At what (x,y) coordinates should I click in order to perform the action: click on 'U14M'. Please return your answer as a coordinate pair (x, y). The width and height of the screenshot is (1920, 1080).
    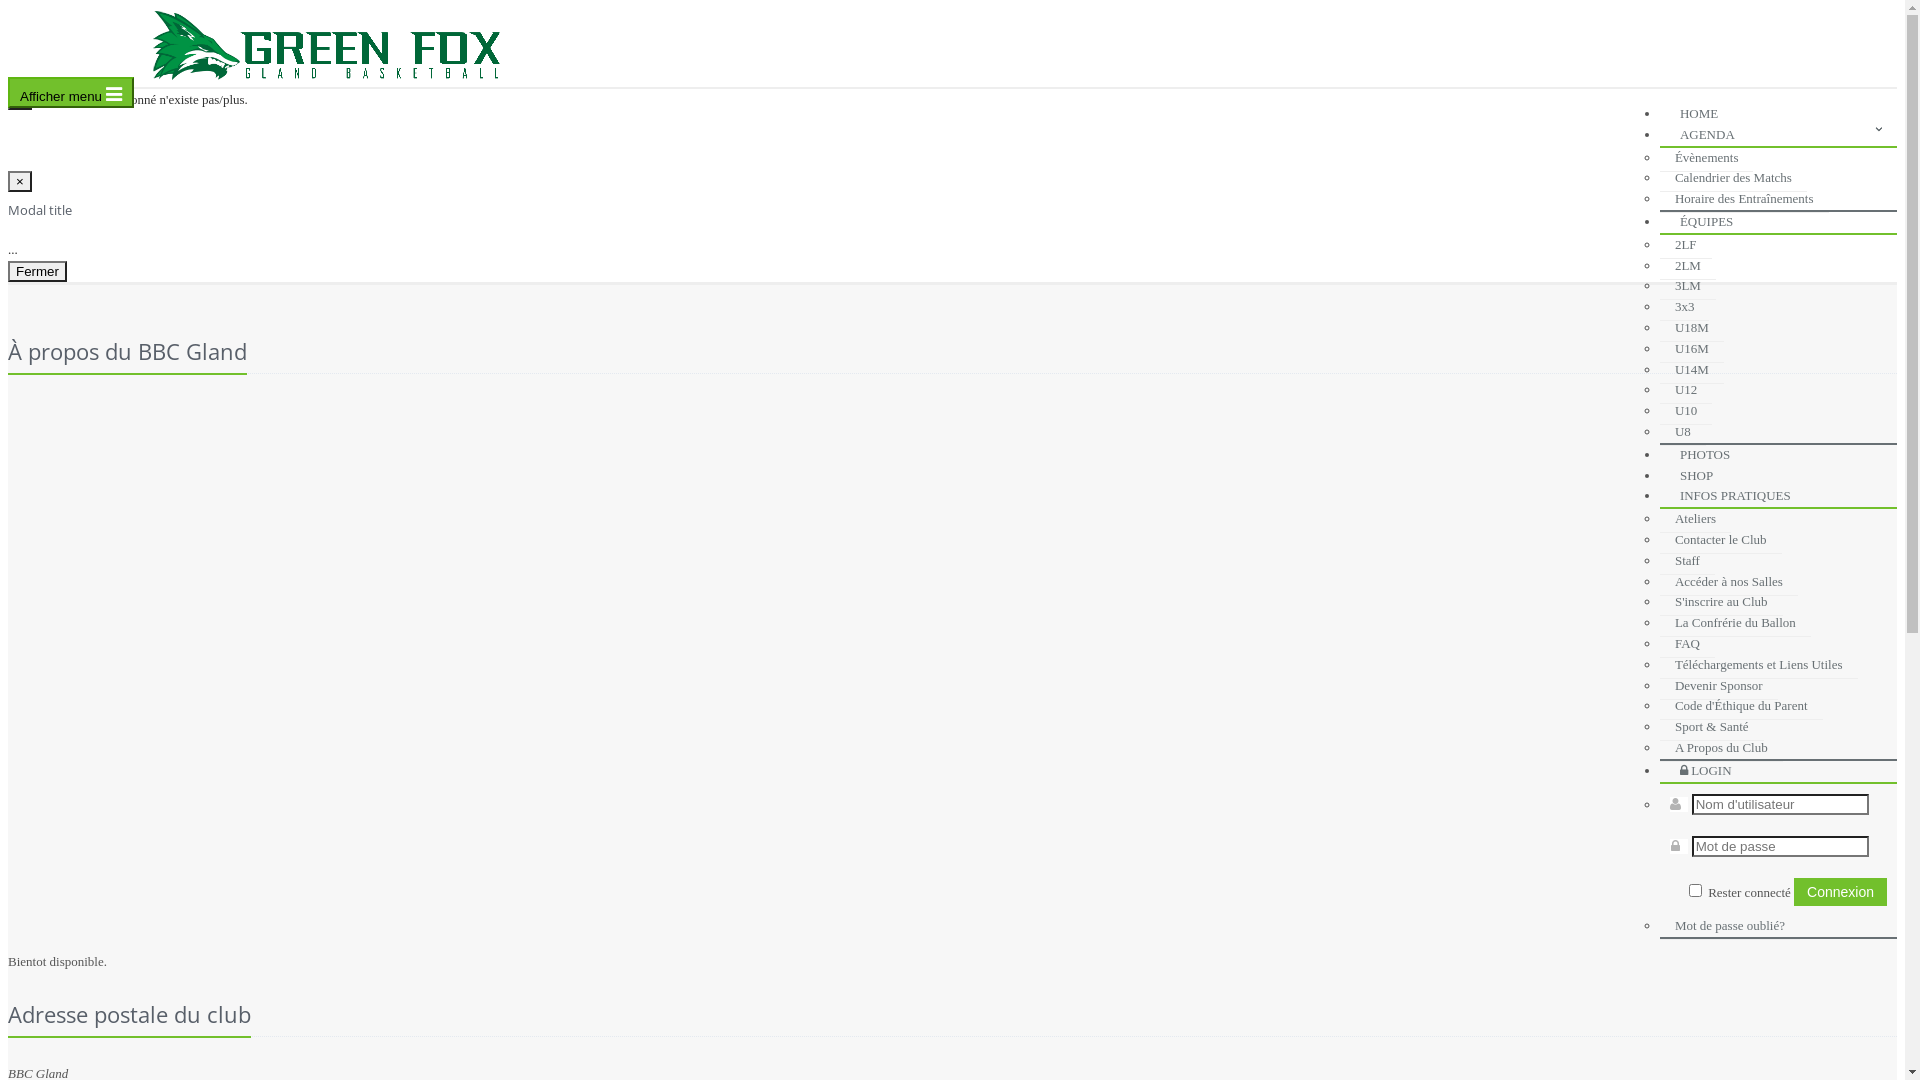
    Looking at the image, I should click on (1691, 370).